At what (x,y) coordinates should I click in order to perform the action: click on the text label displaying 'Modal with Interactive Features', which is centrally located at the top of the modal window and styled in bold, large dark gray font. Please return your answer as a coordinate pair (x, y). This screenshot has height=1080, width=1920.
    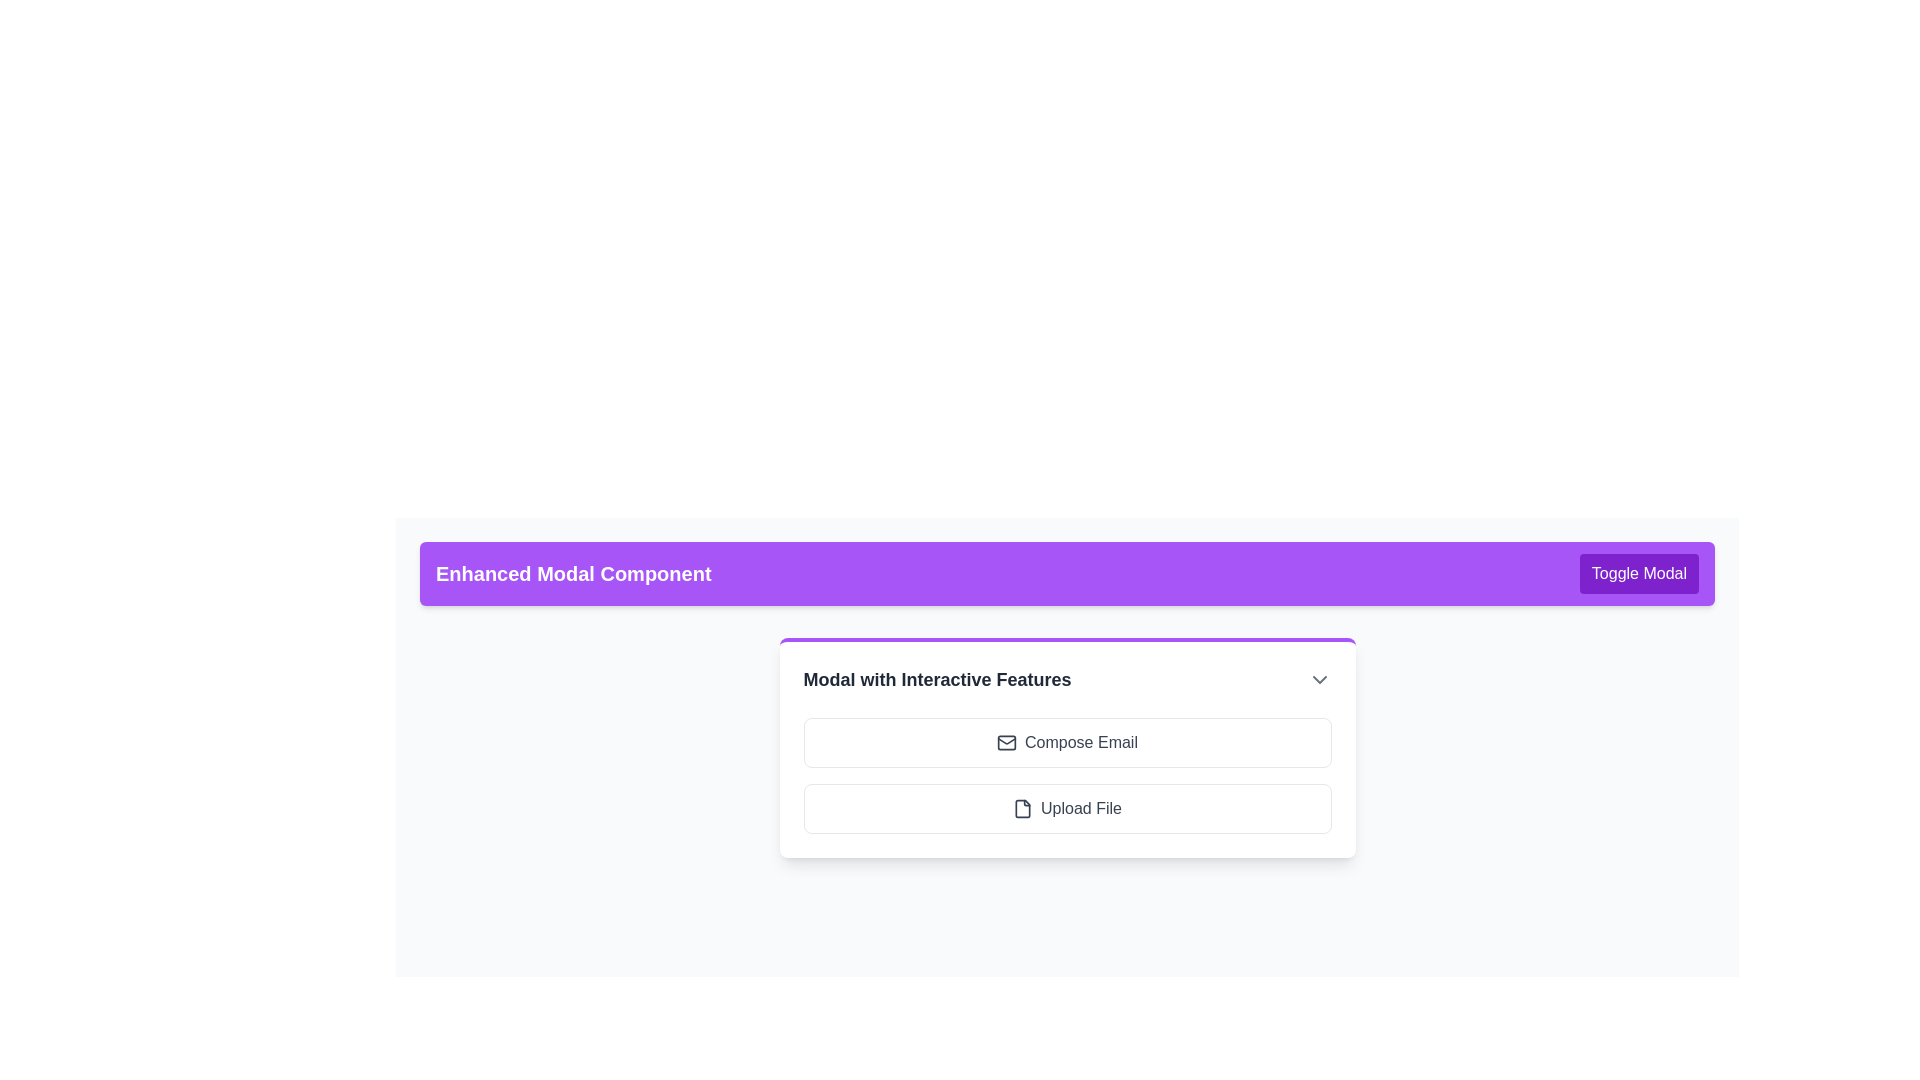
    Looking at the image, I should click on (936, 678).